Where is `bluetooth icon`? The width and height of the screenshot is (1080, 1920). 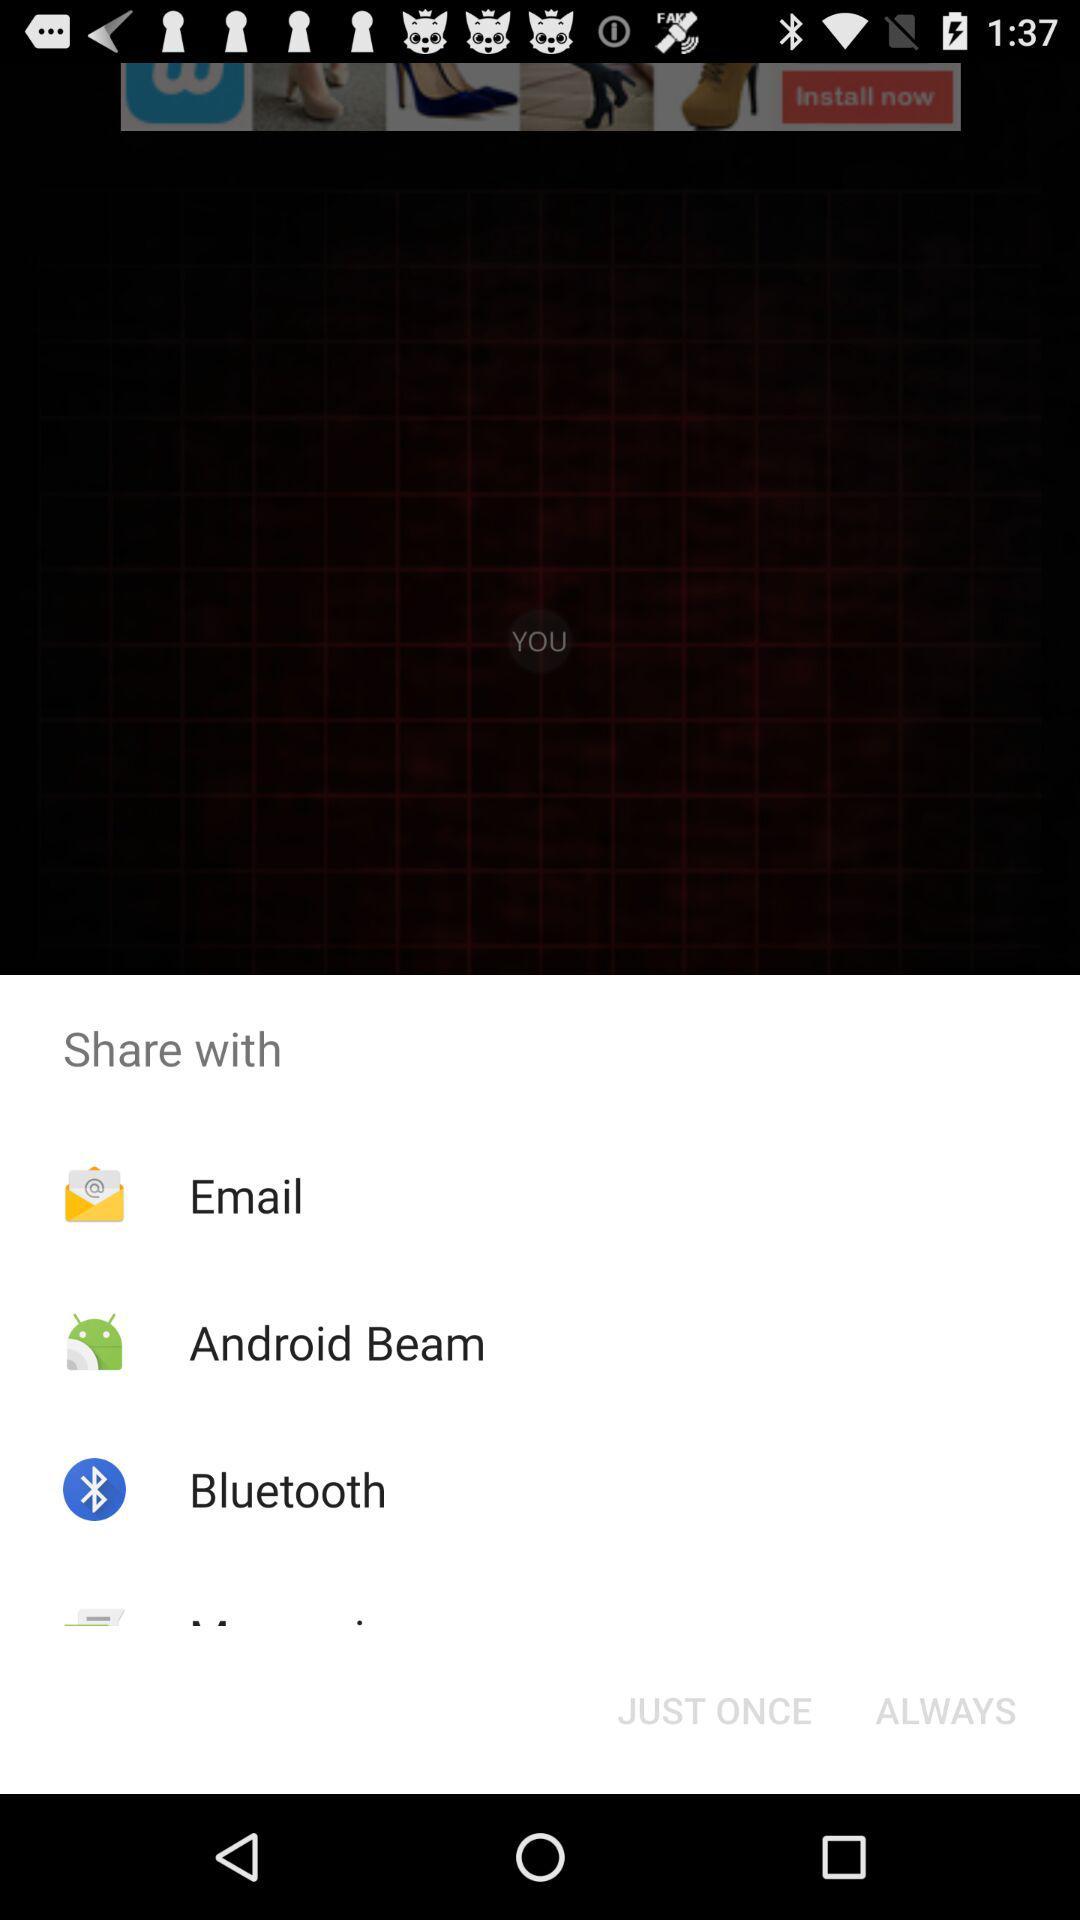 bluetooth icon is located at coordinates (288, 1489).